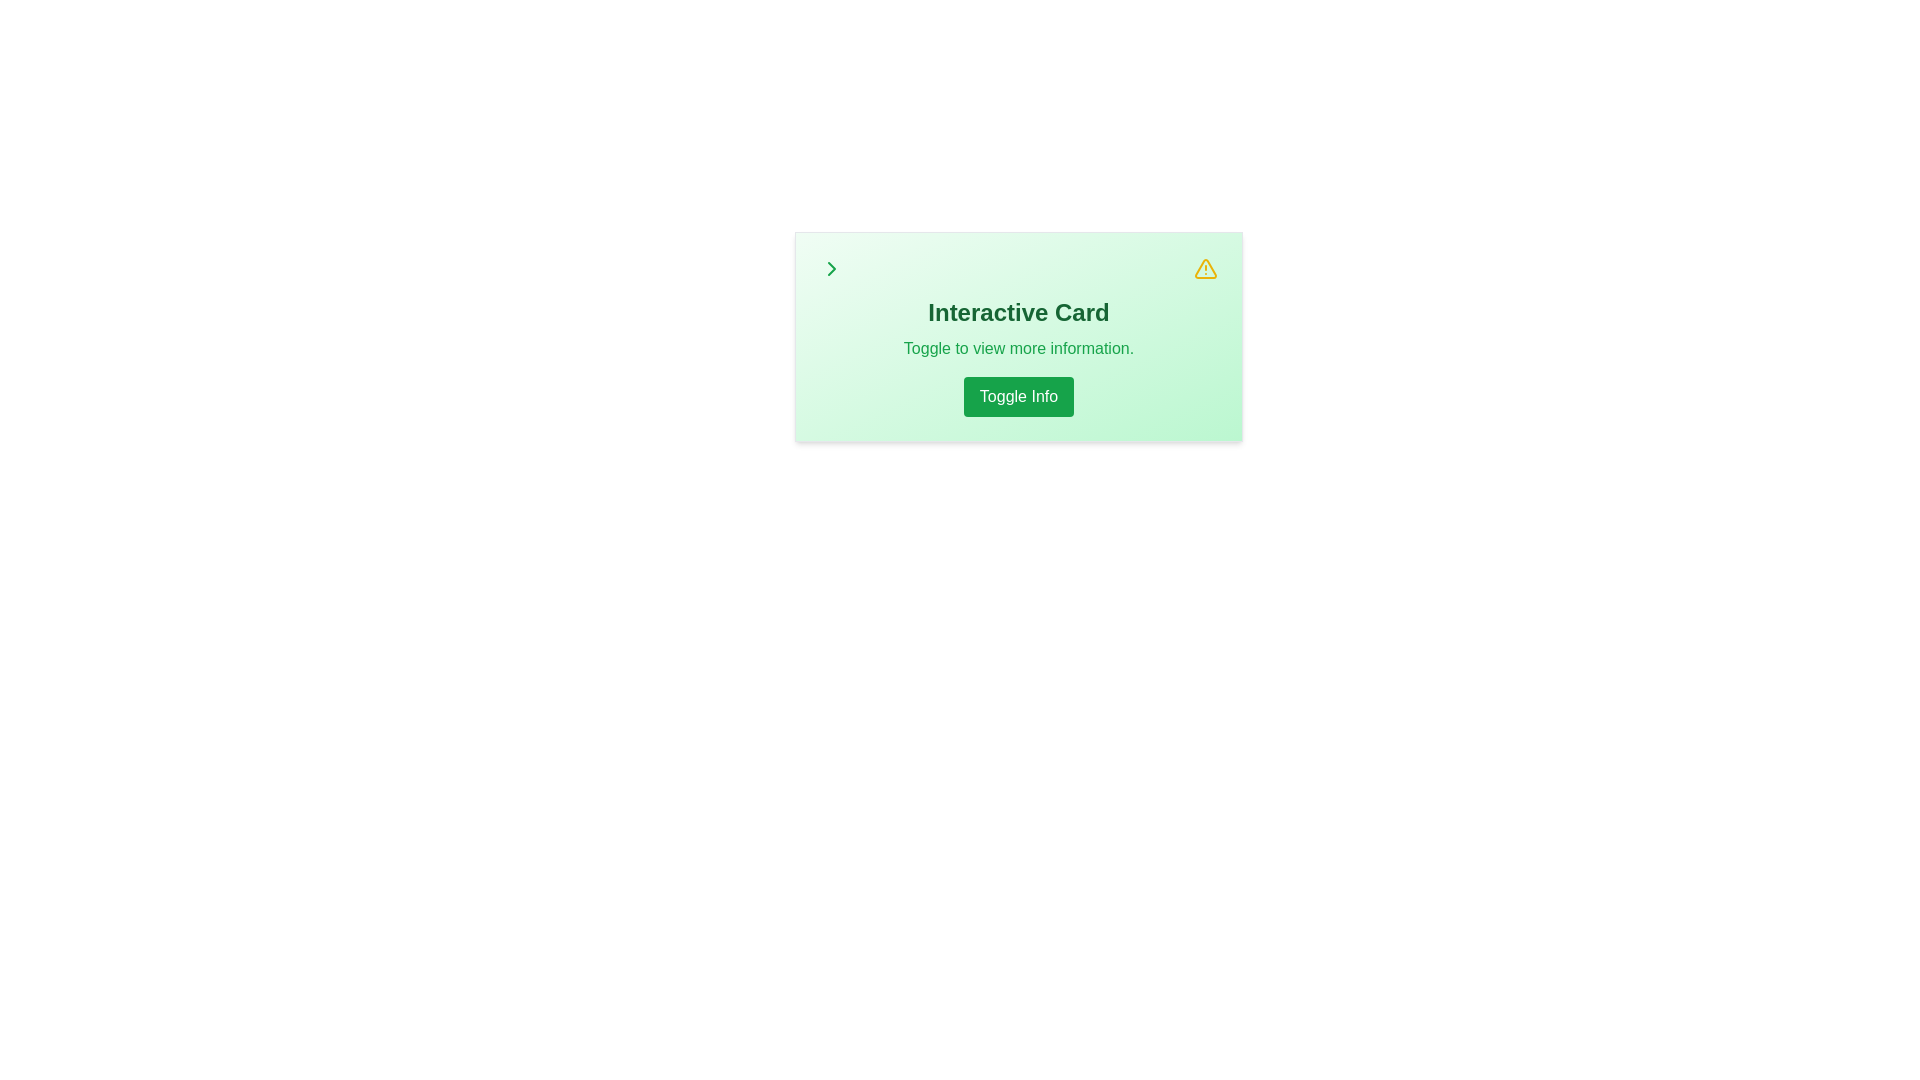  Describe the element at coordinates (831, 268) in the screenshot. I see `the small chevron-right icon with a green stroke color located in the top-right corner of the green-themed card` at that location.